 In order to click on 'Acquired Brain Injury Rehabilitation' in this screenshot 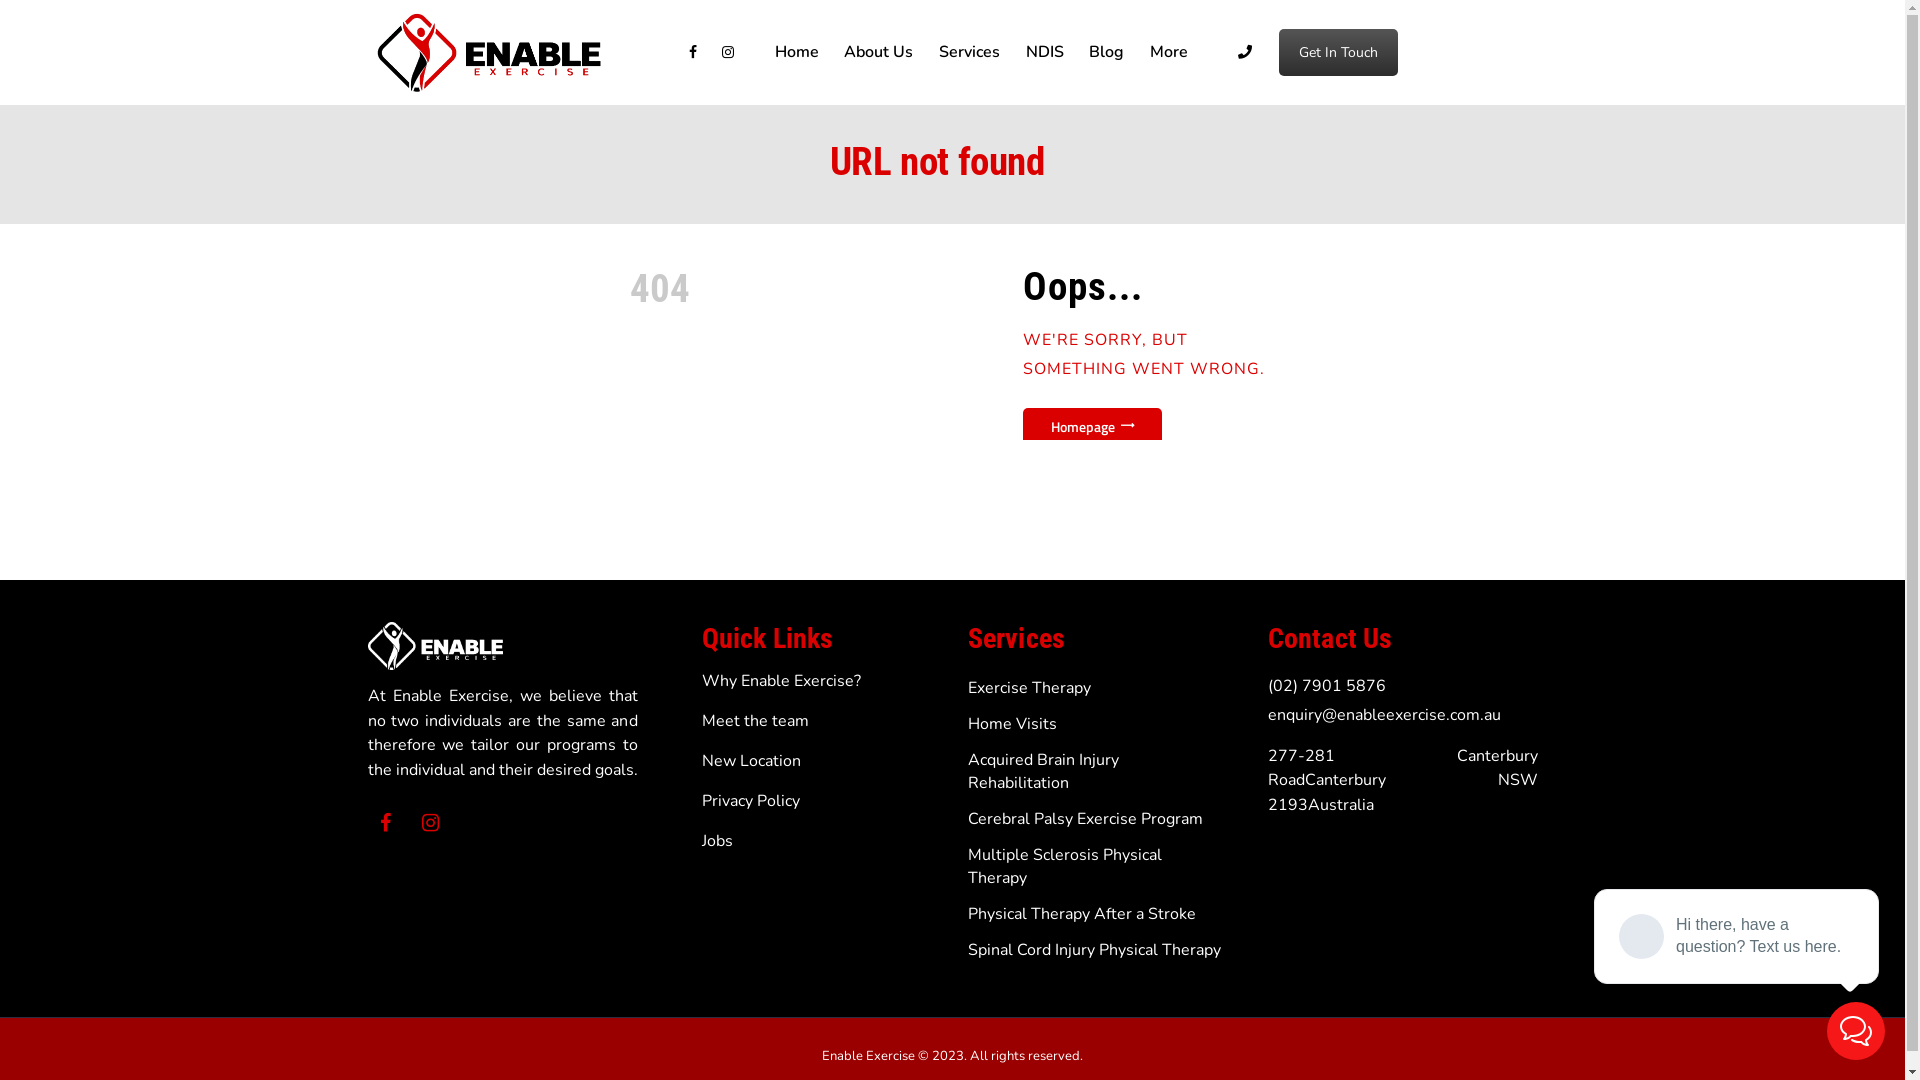, I will do `click(1042, 770)`.